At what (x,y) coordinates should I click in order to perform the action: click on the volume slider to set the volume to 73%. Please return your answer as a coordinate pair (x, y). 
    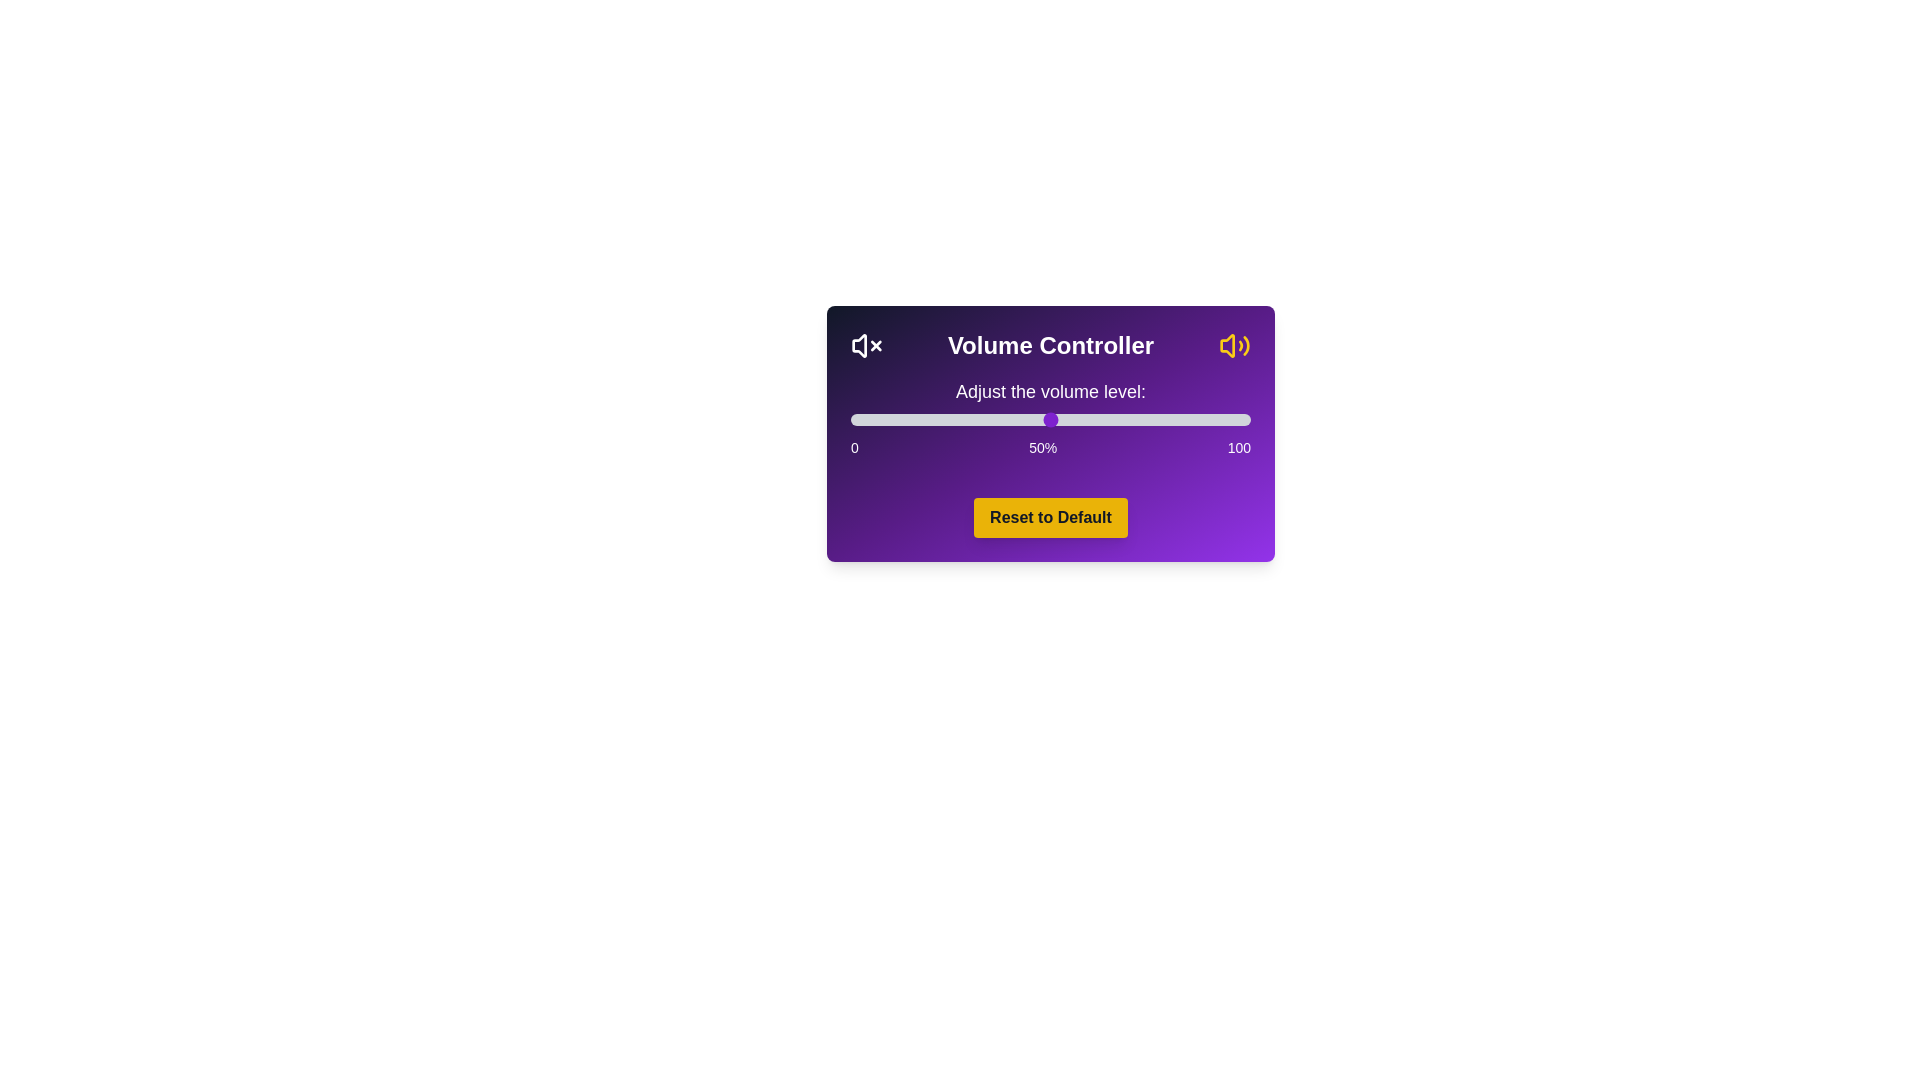
    Looking at the image, I should click on (1142, 419).